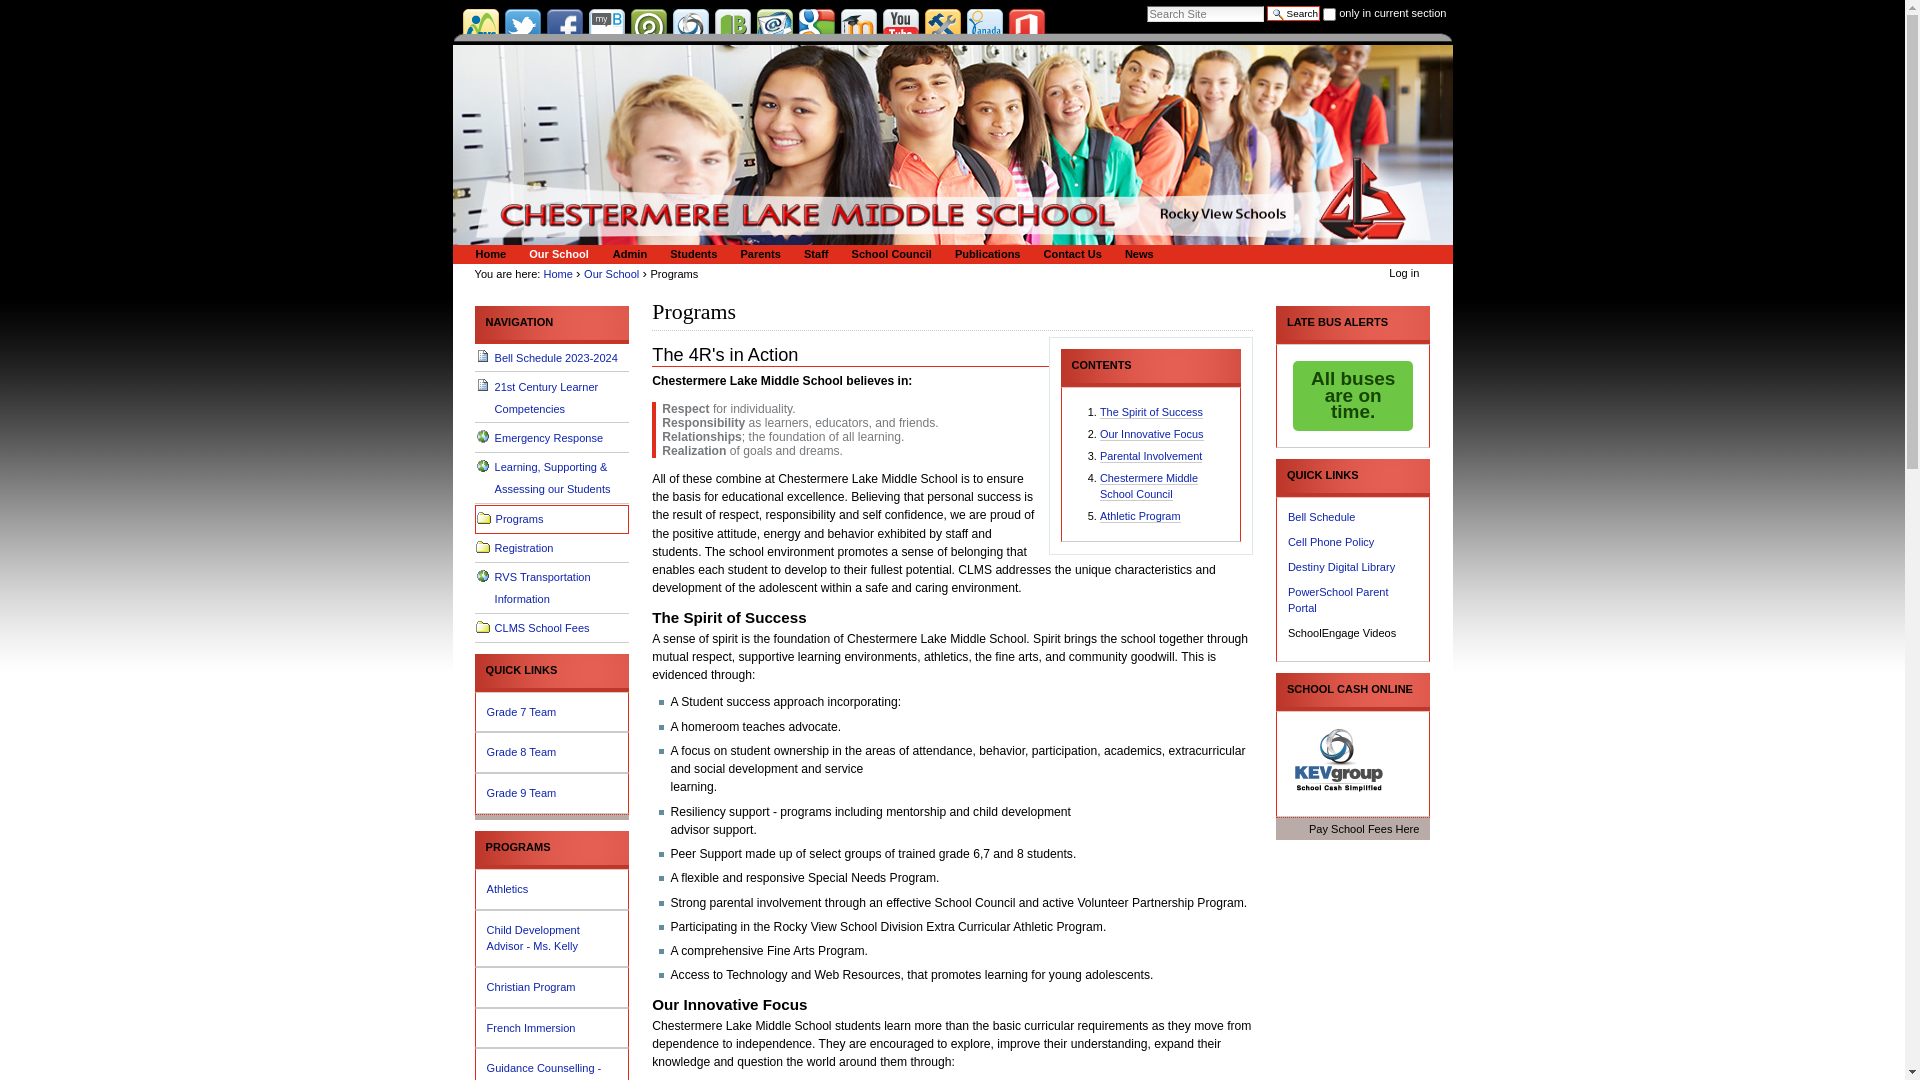  What do you see at coordinates (552, 938) in the screenshot?
I see `'Child Development Advisor - Ms. Kelly'` at bounding box center [552, 938].